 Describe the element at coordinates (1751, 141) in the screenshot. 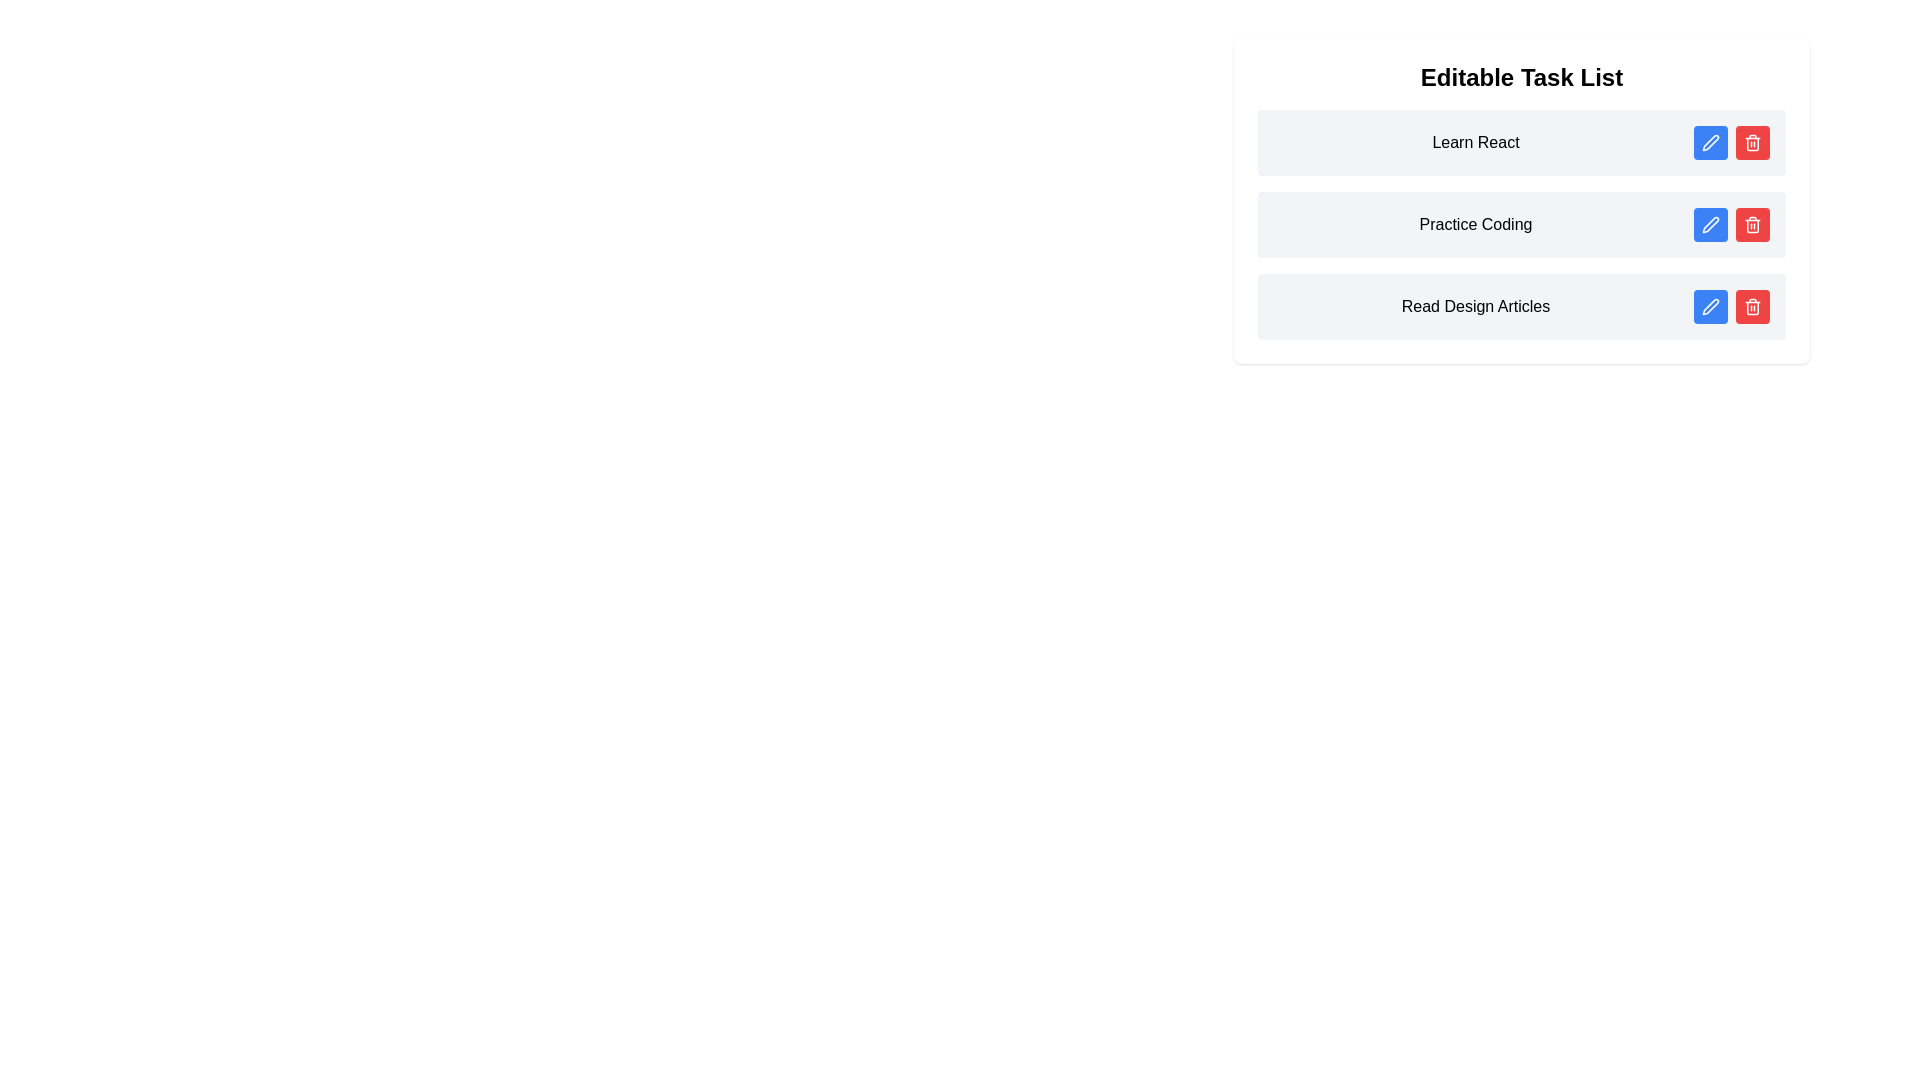

I see `the delete button, which is a red circular button located to the right of the 'Learn React' row` at that location.